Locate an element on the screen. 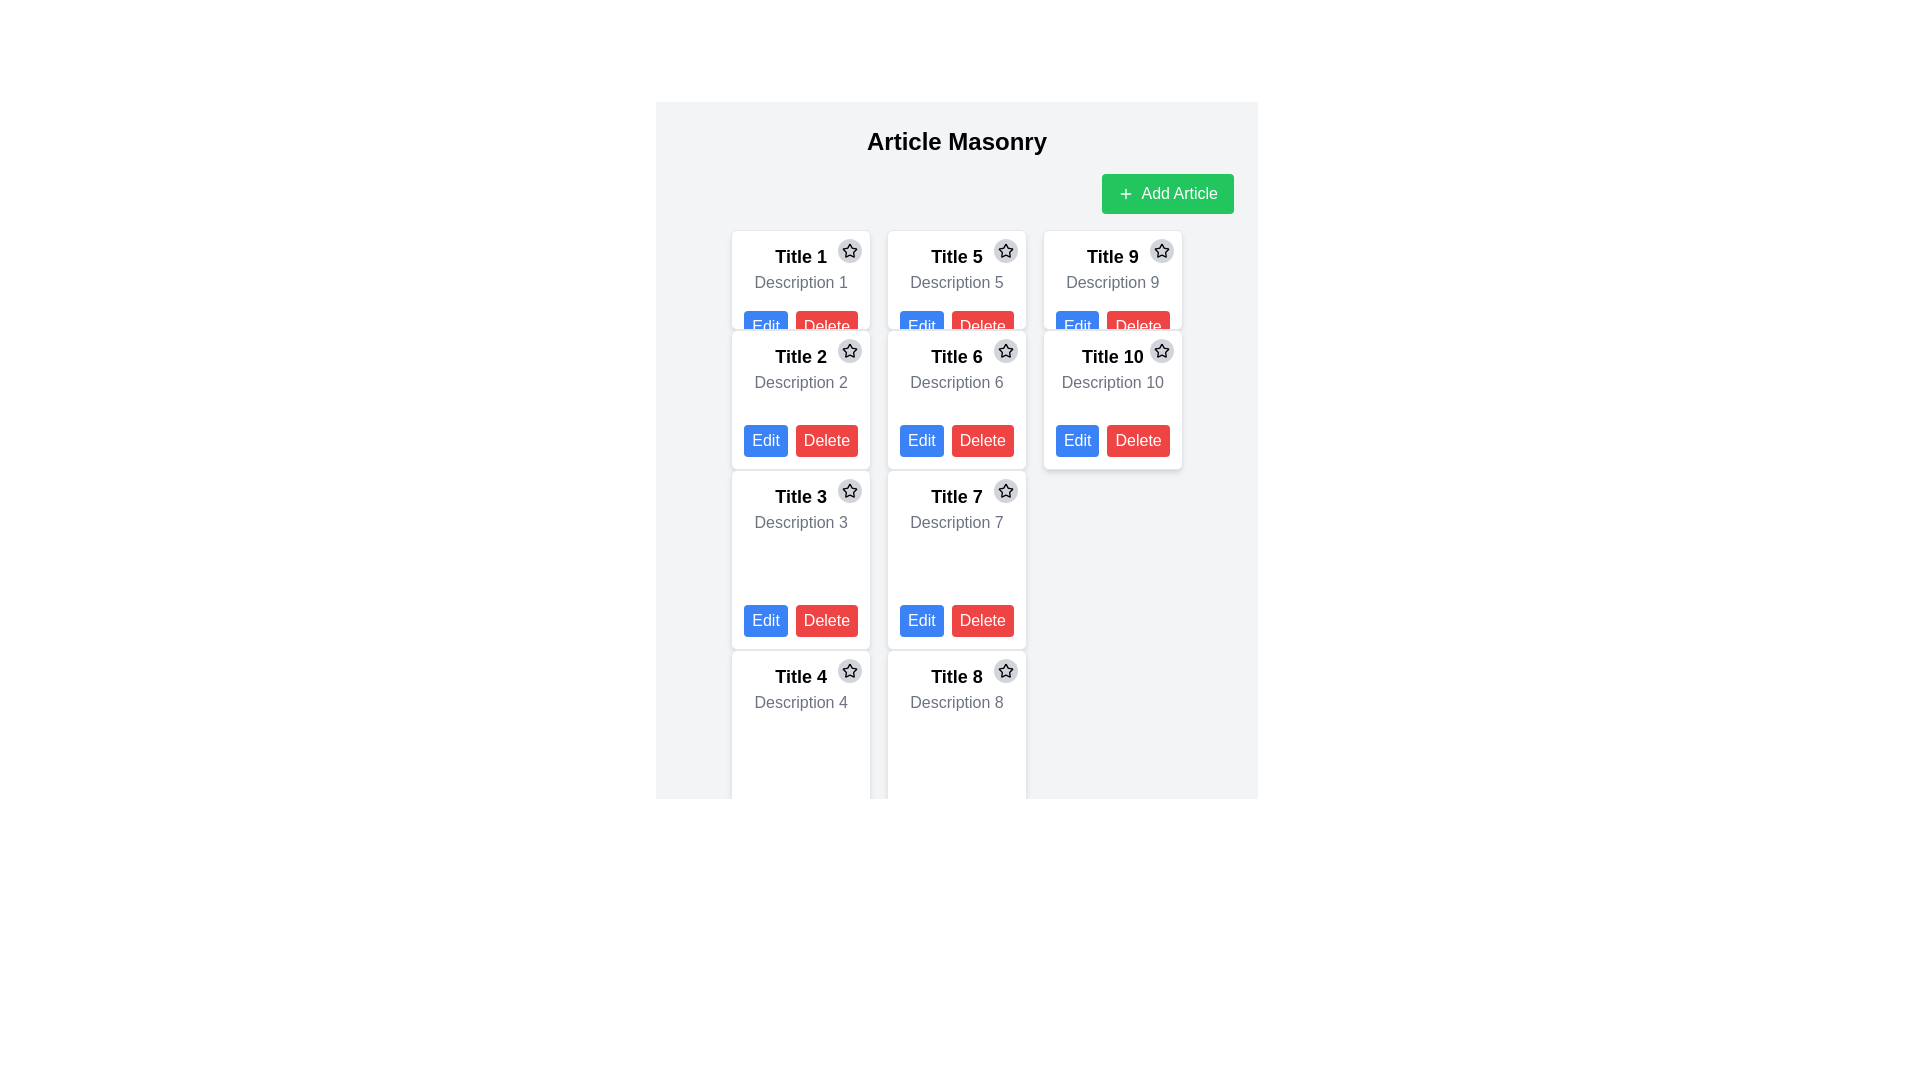 This screenshot has height=1080, width=1920. the delete button located at the bottom of the card labeled 'Title 1' to invoke its delete function is located at coordinates (826, 326).